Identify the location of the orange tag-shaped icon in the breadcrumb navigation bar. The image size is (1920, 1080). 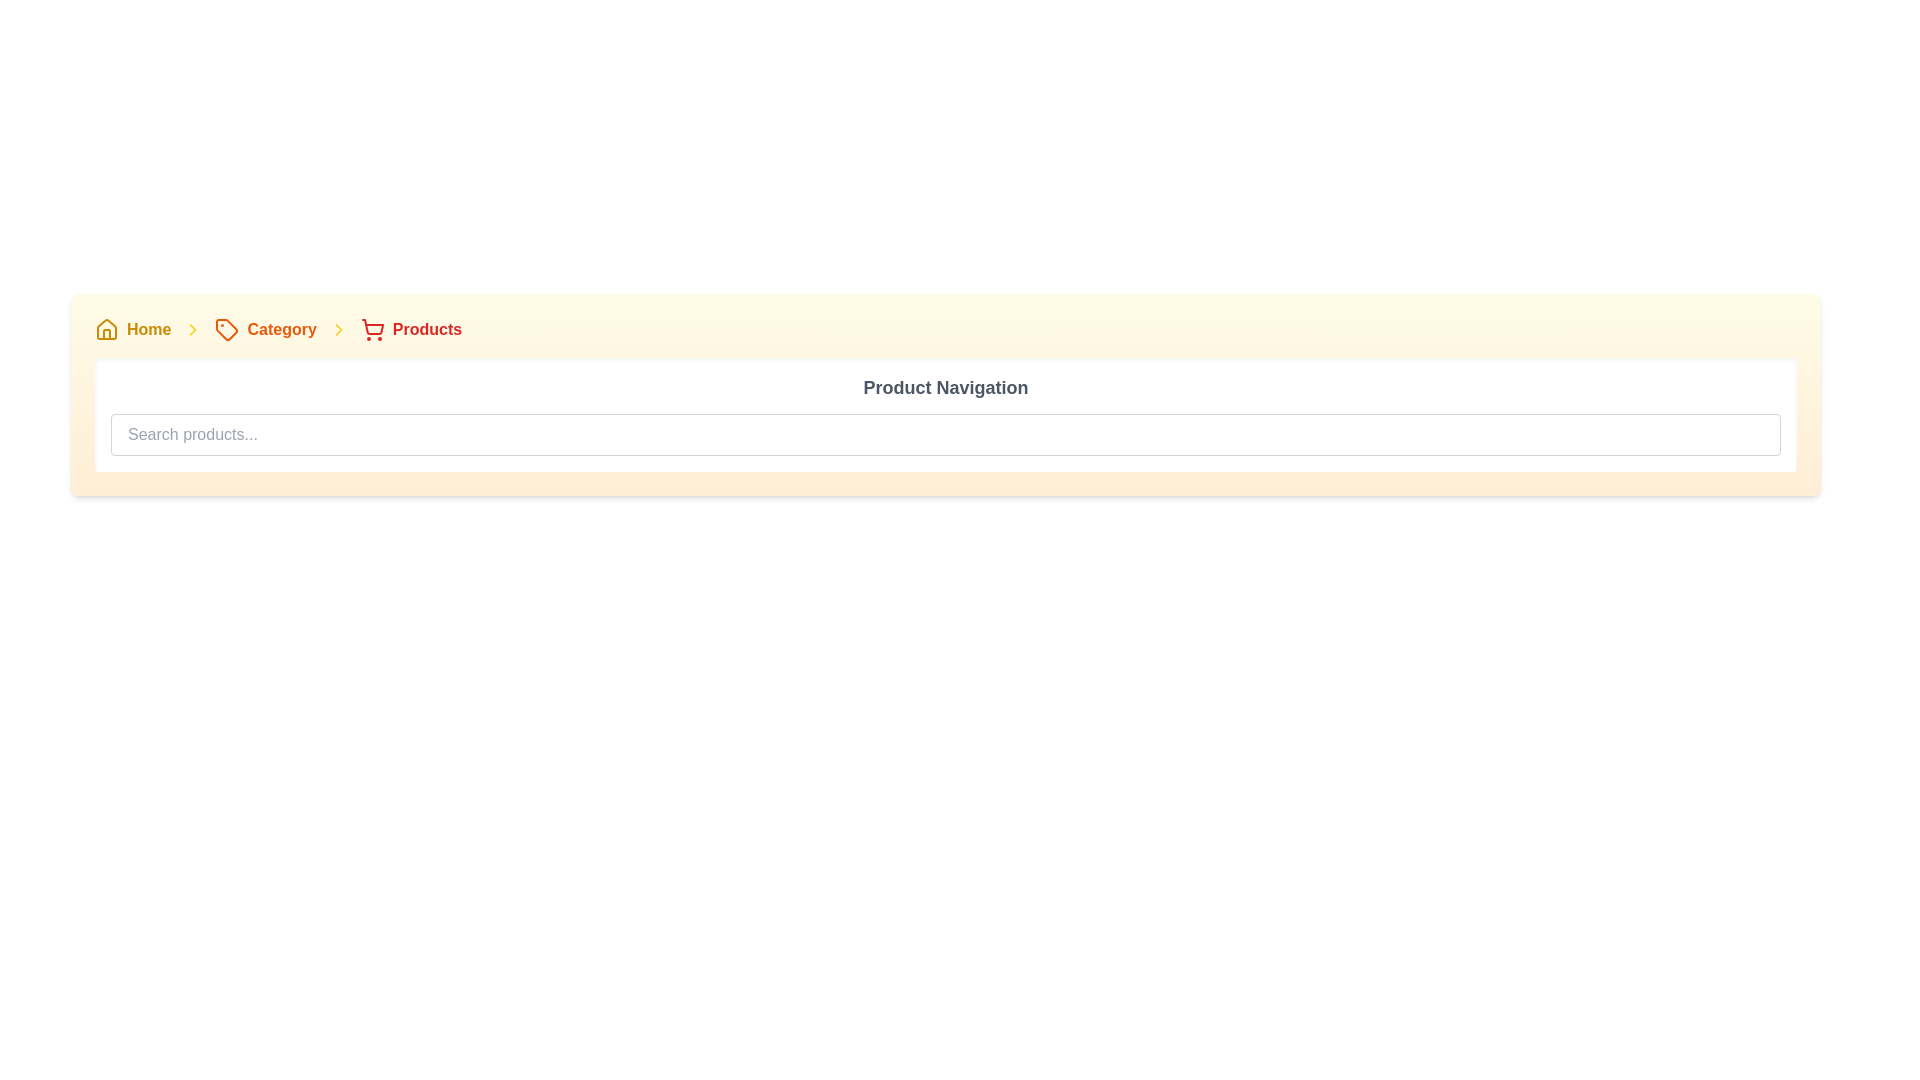
(227, 329).